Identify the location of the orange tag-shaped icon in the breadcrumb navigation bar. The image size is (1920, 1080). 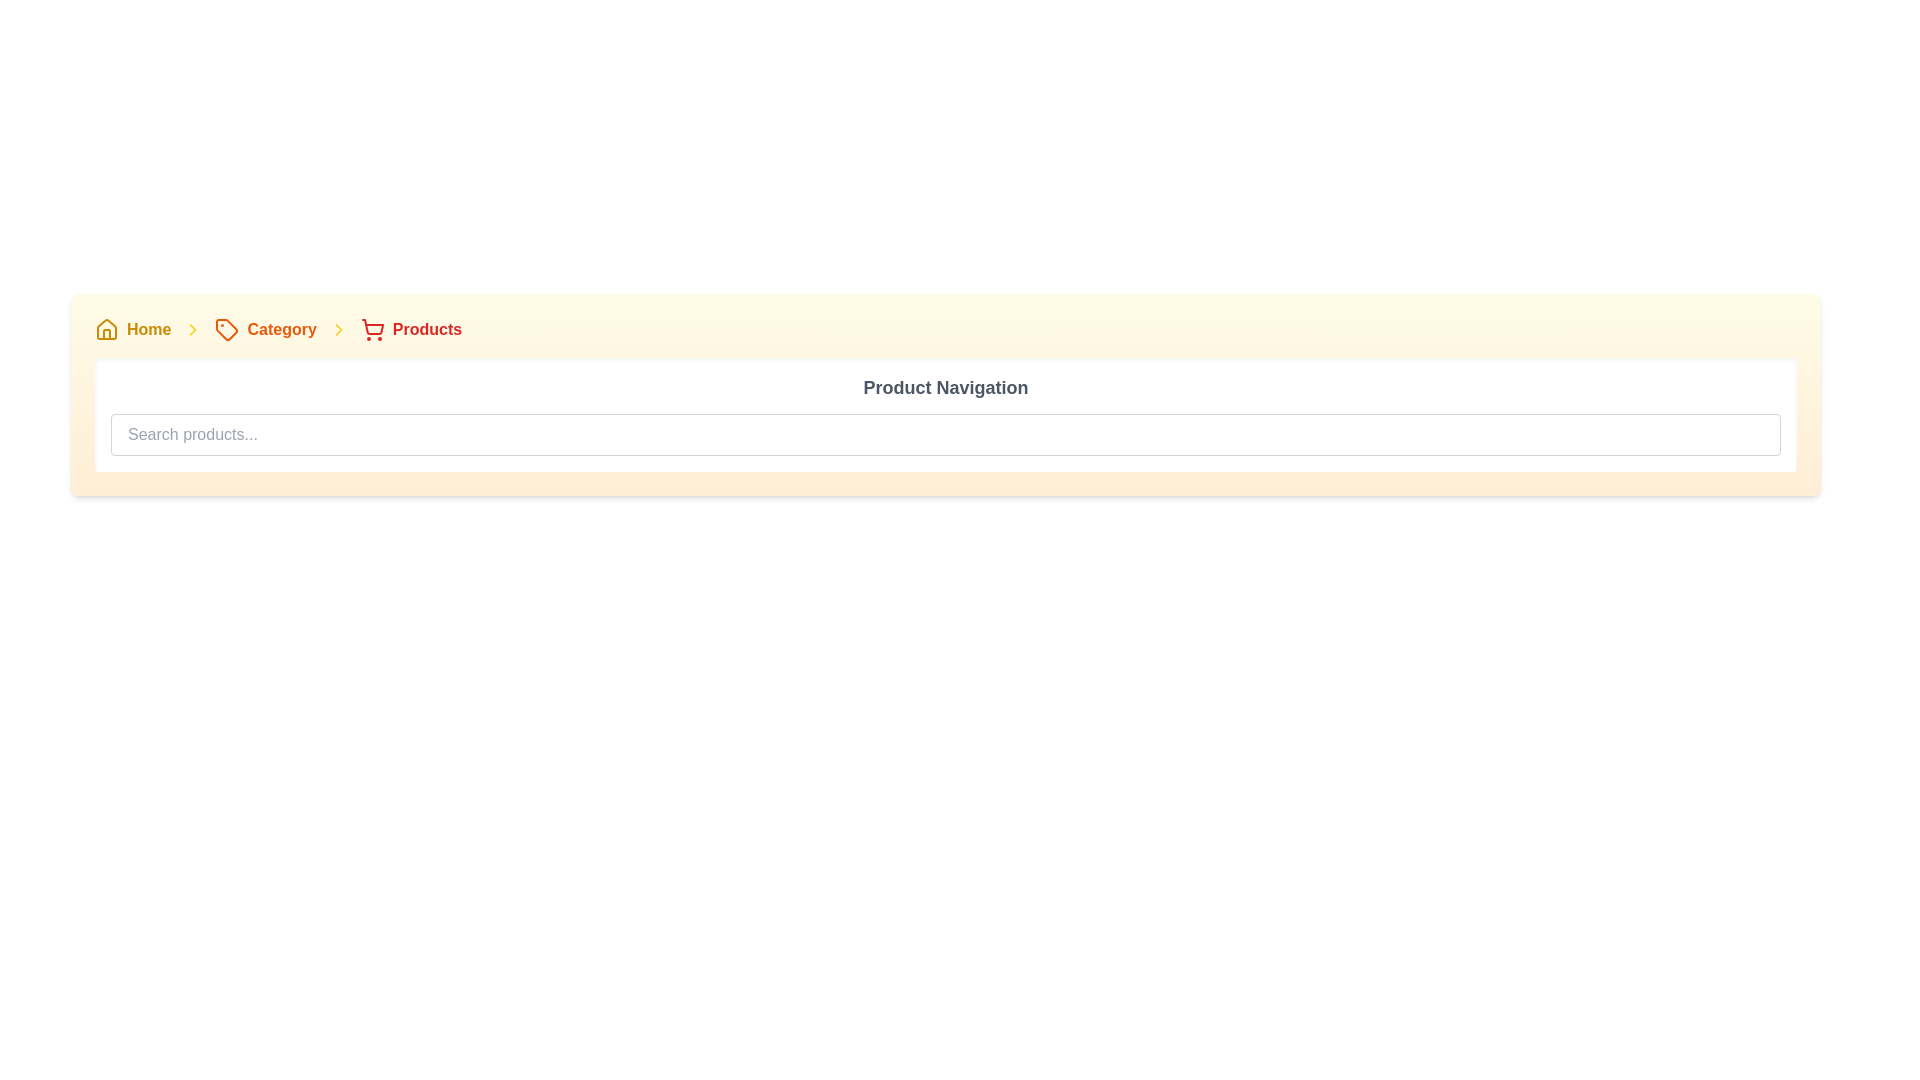
(227, 329).